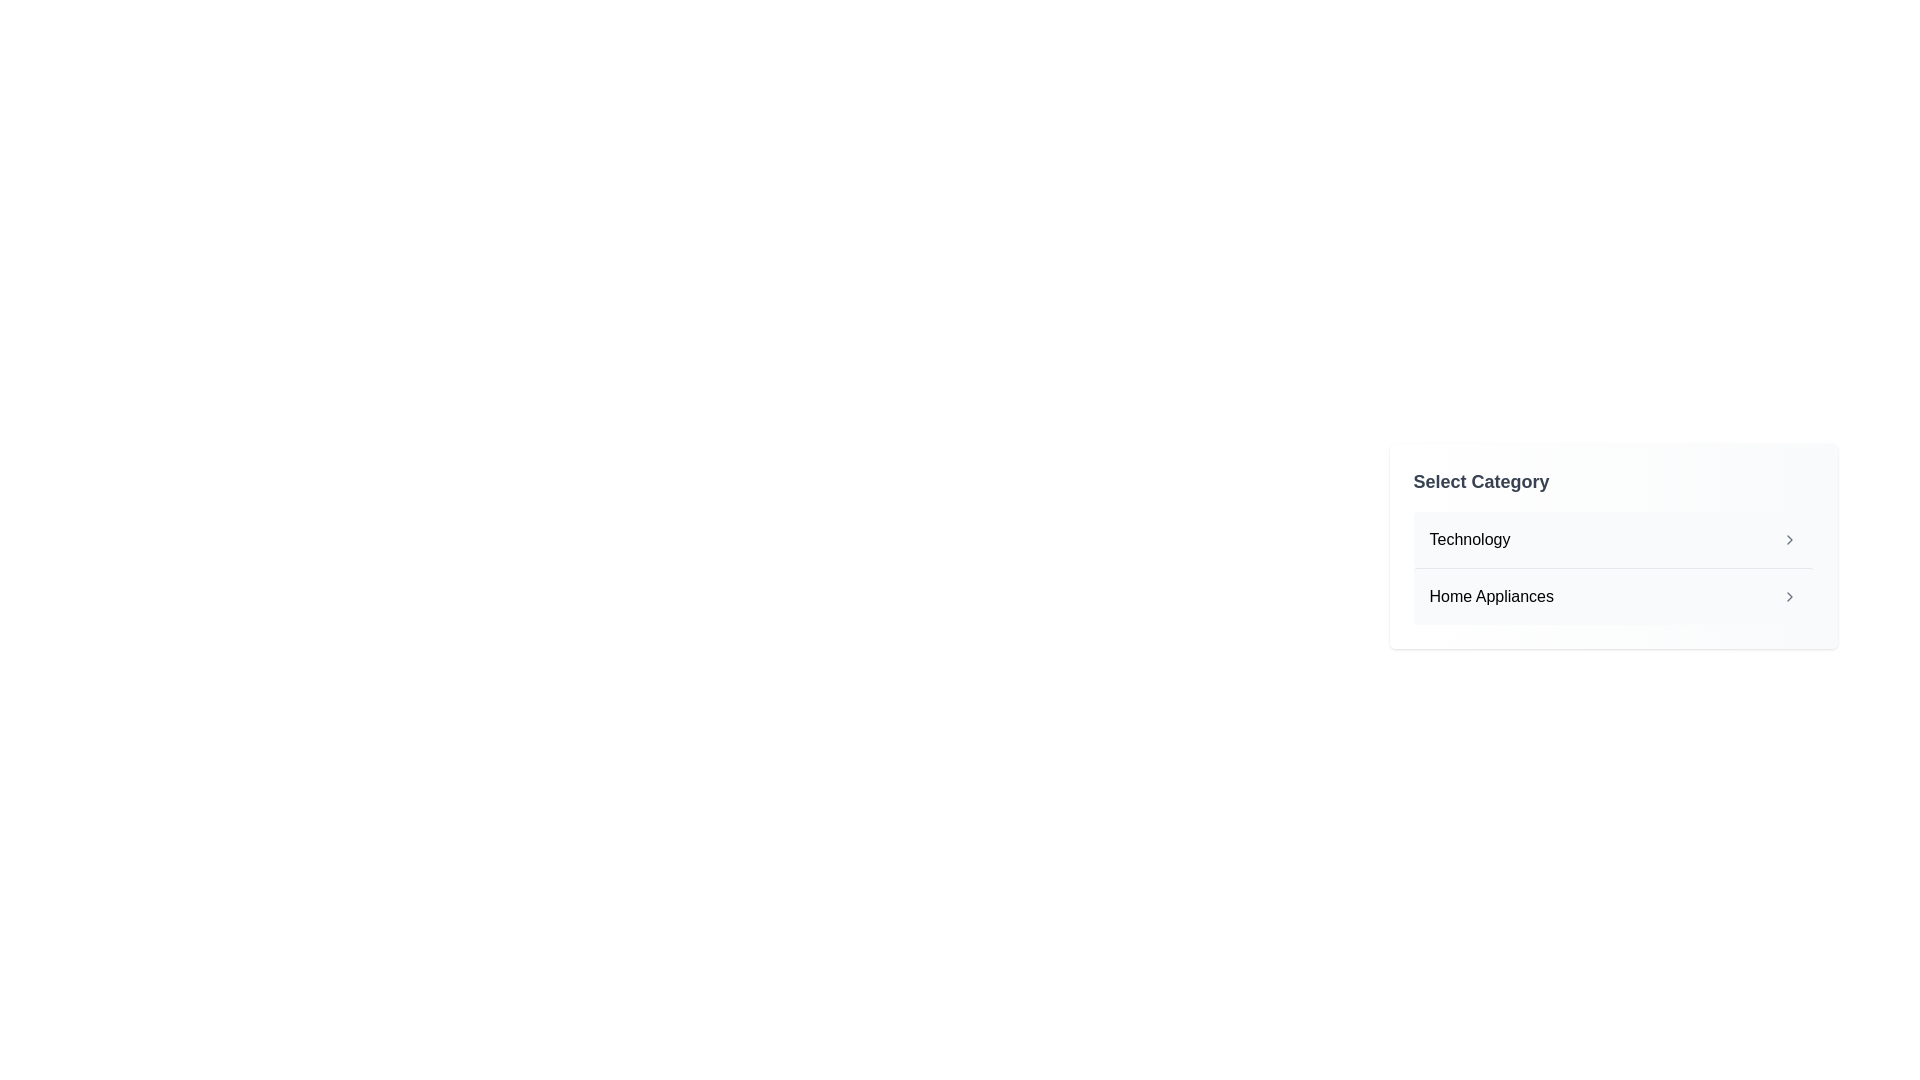  Describe the element at coordinates (1613, 540) in the screenshot. I see `the first button in the 'Select Category' list` at that location.